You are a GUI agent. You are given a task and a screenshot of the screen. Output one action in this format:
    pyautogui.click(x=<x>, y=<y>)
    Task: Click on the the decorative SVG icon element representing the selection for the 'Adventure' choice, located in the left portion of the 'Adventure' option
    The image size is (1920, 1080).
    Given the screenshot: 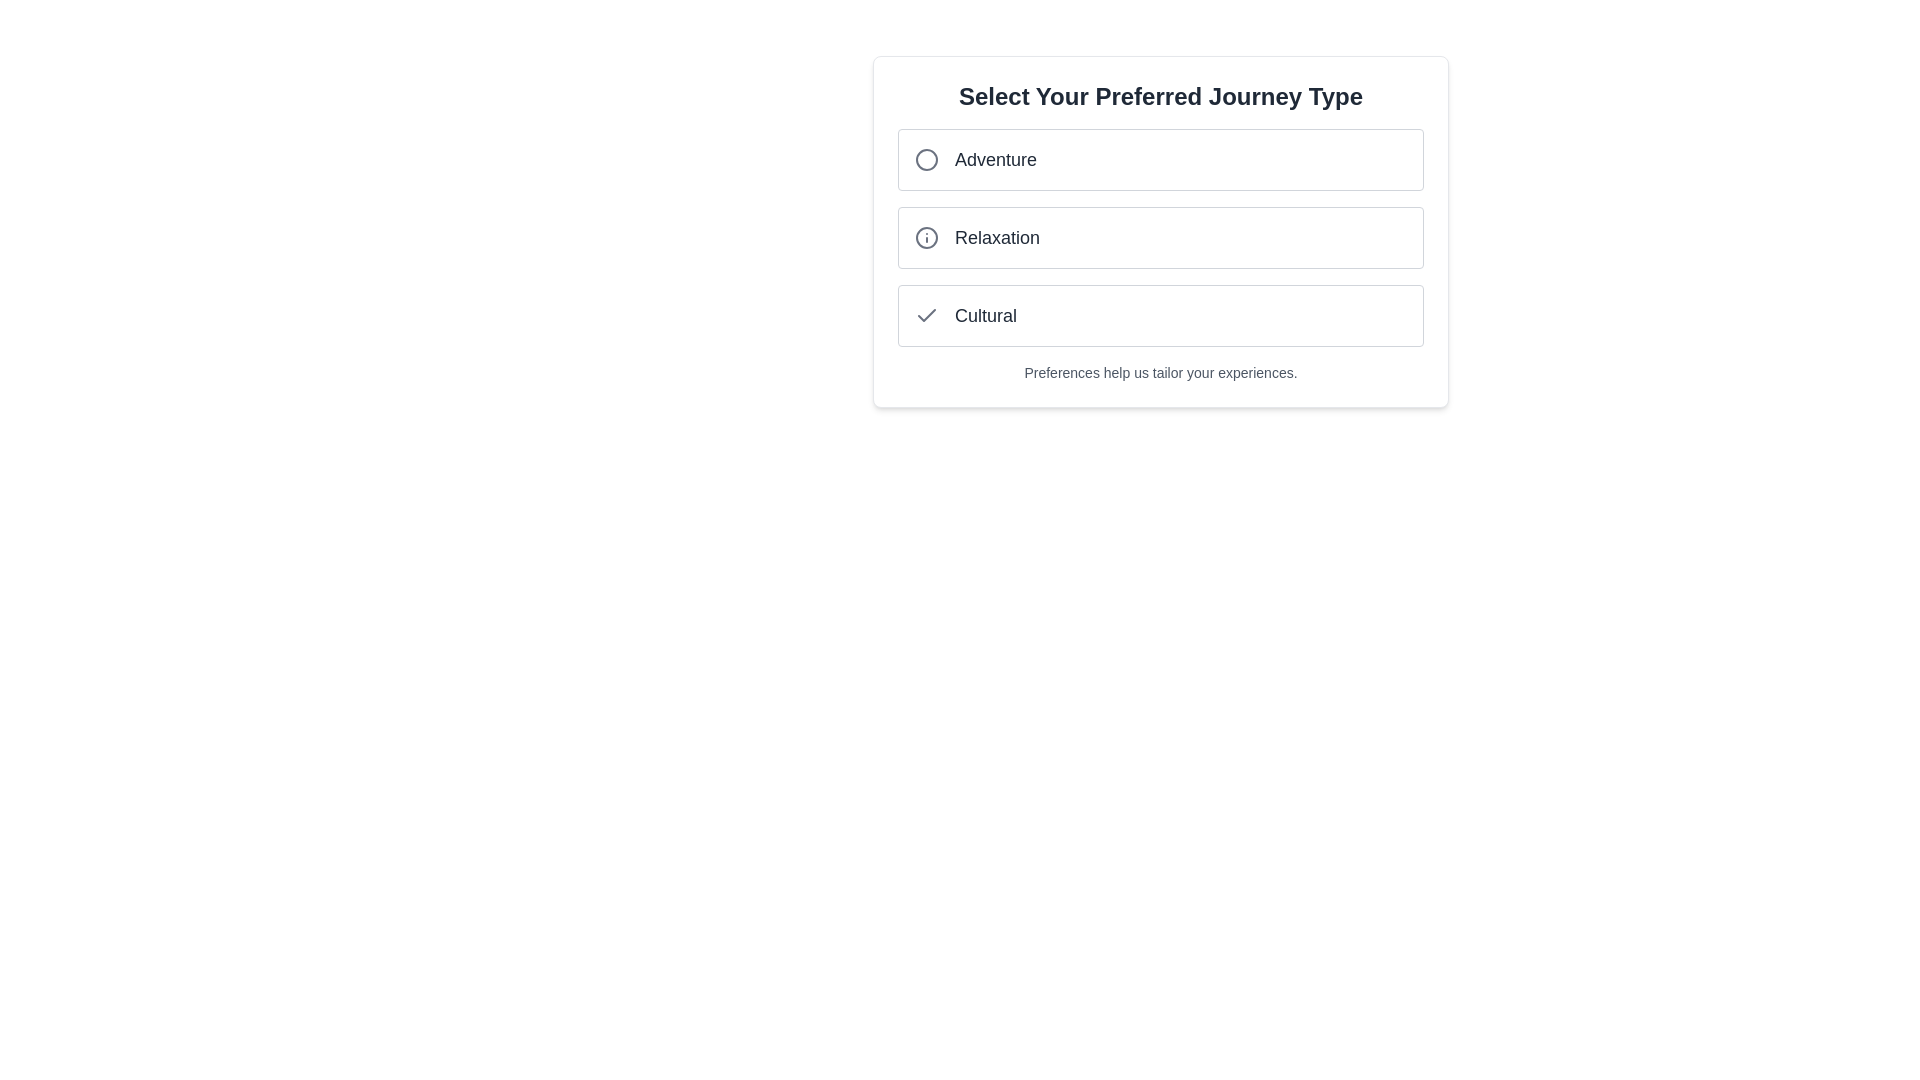 What is the action you would take?
    pyautogui.click(x=925, y=158)
    